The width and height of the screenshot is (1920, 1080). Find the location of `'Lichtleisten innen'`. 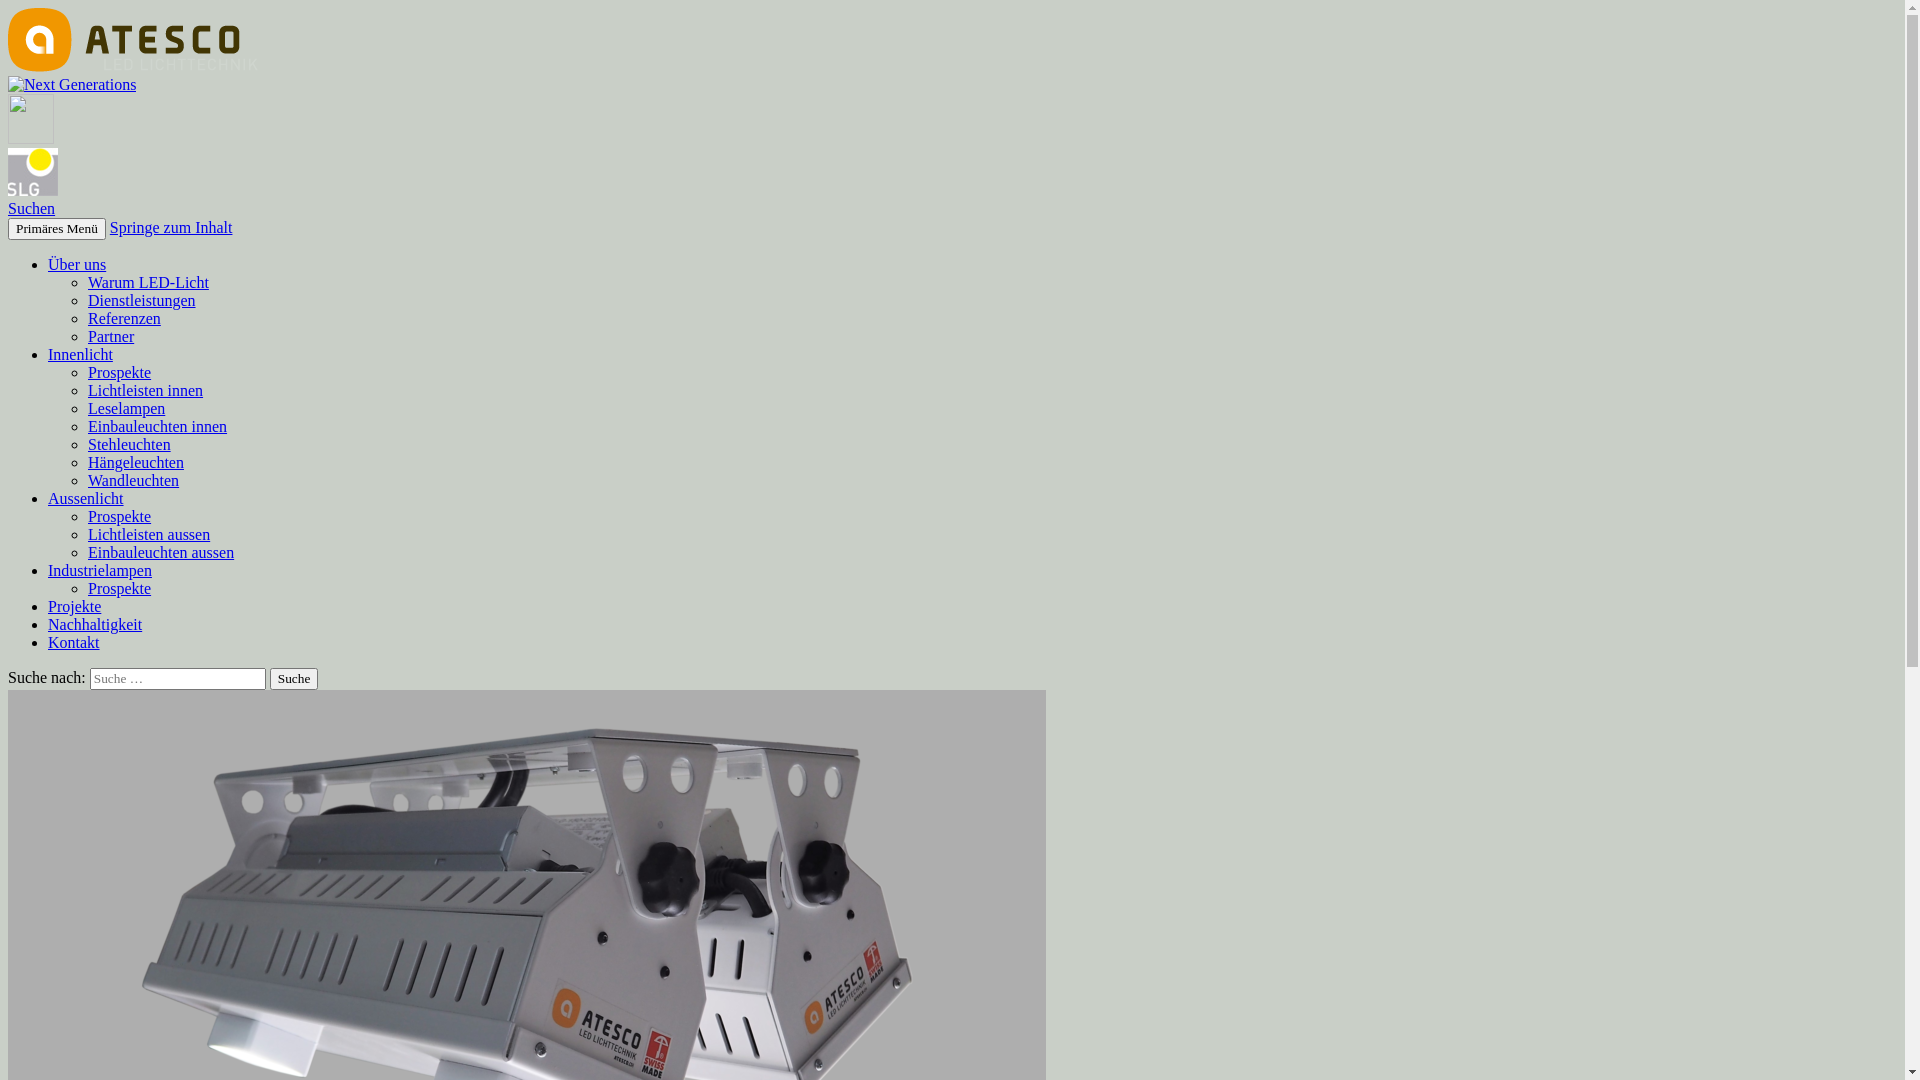

'Lichtleisten innen' is located at coordinates (144, 390).